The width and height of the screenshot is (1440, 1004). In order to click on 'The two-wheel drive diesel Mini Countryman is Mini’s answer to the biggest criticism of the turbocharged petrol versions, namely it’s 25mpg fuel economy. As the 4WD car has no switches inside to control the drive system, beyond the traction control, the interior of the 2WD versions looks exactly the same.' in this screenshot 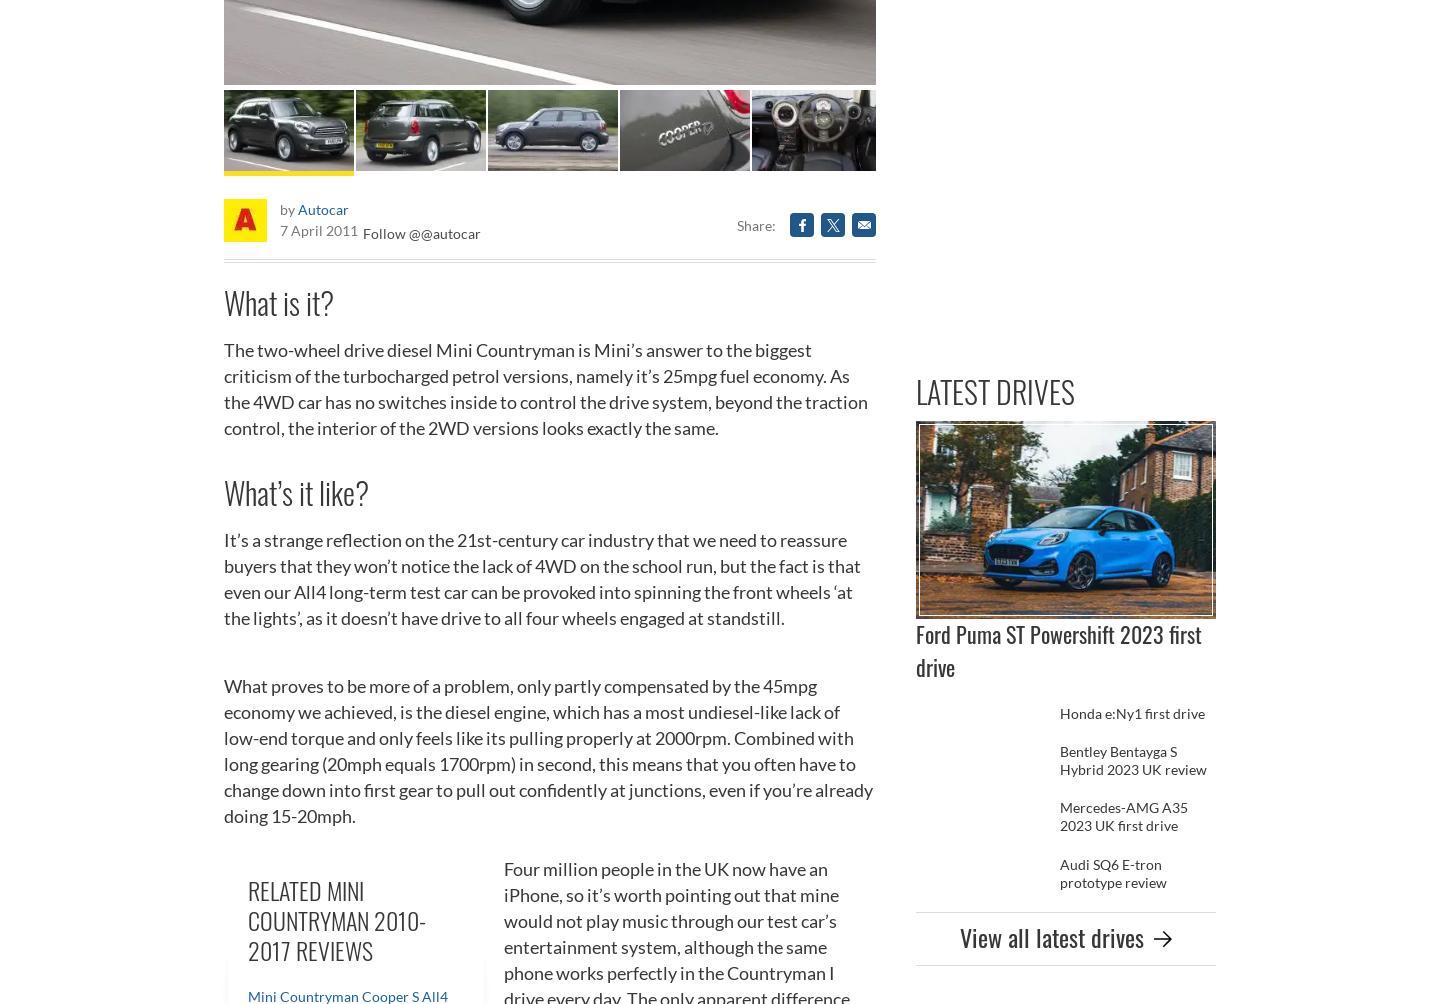, I will do `click(546, 387)`.